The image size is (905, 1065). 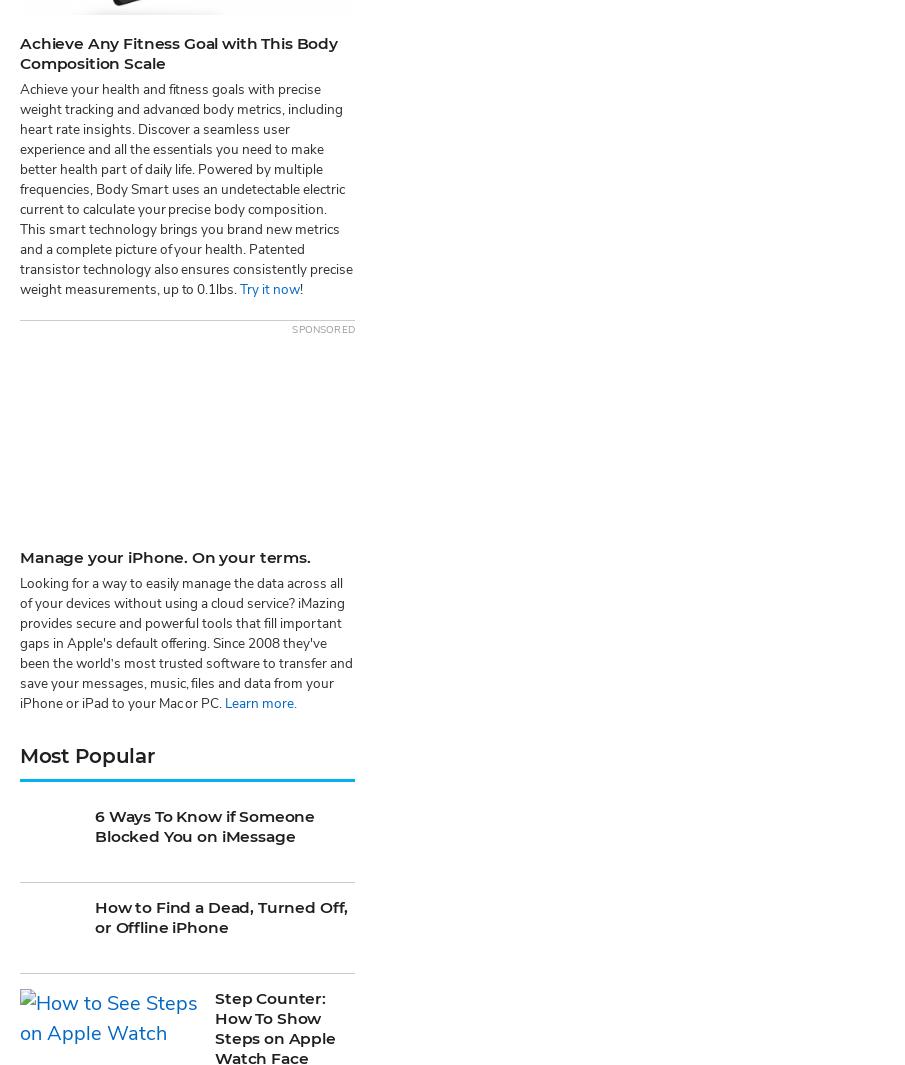 I want to click on 'How To Put Two Pictures Together on iPhone', so click(x=277, y=773).